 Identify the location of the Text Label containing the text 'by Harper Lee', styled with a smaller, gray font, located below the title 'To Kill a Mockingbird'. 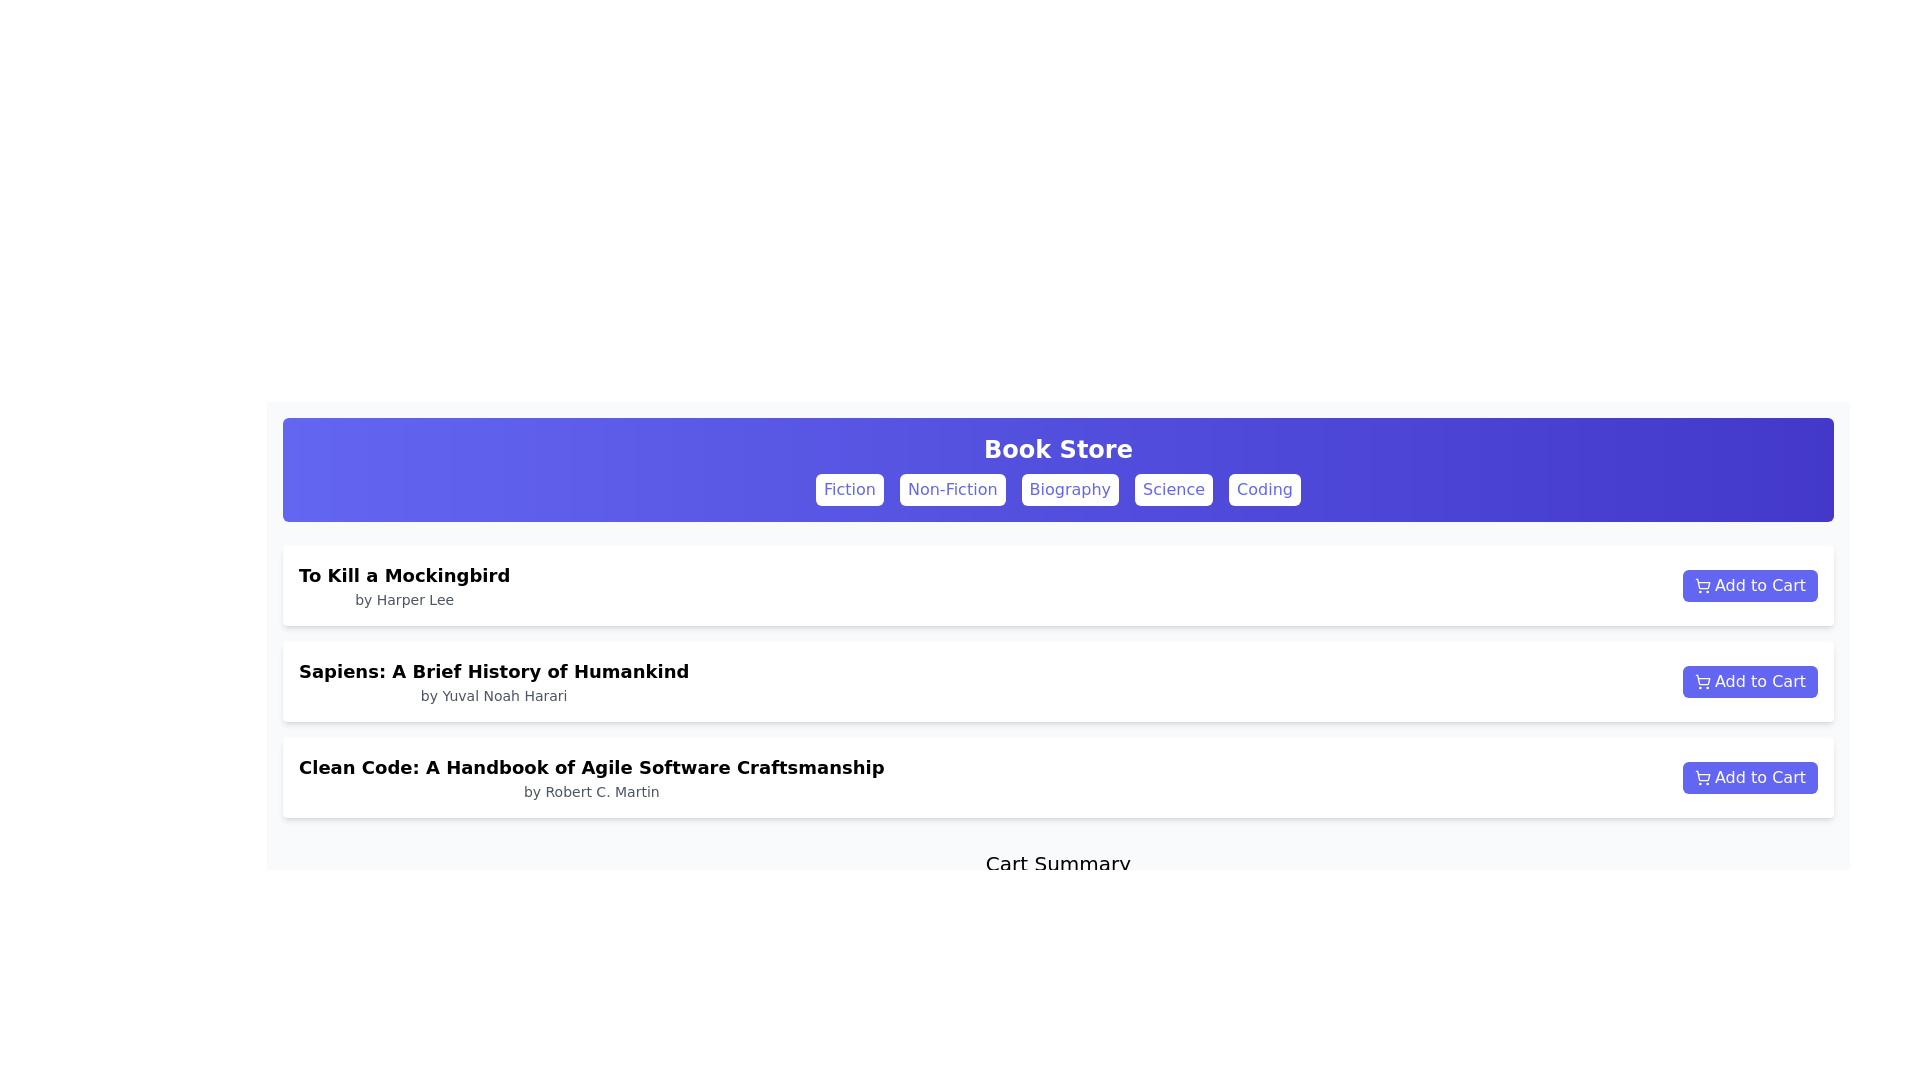
(403, 599).